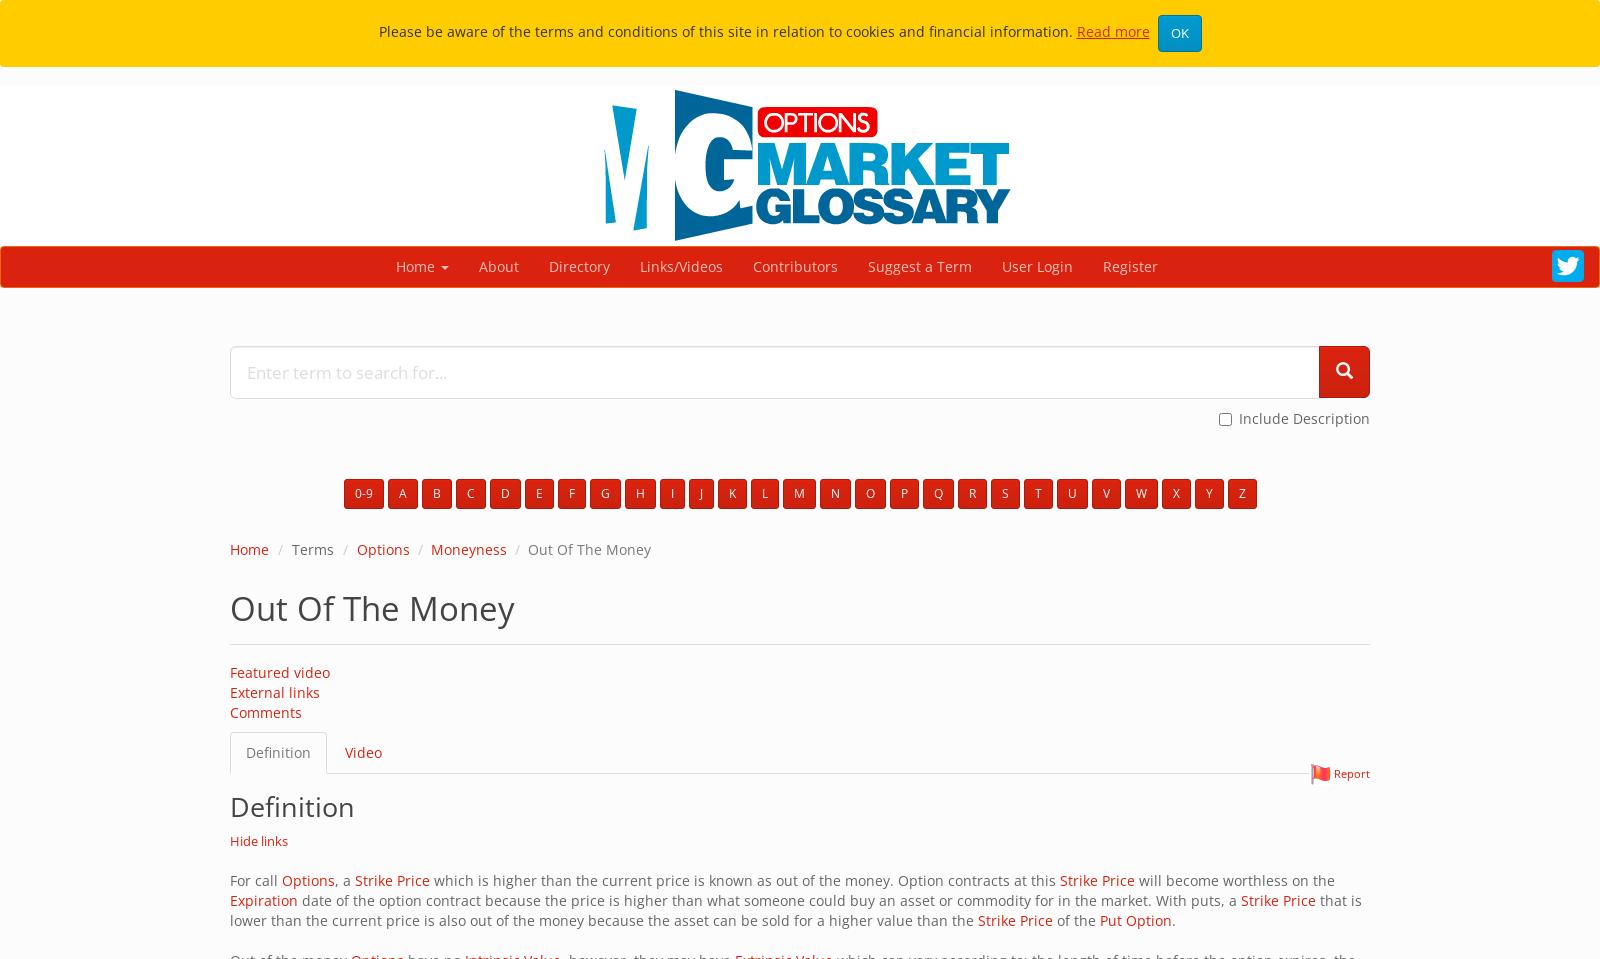 The height and width of the screenshot is (959, 1600). I want to click on 'R', so click(970, 492).